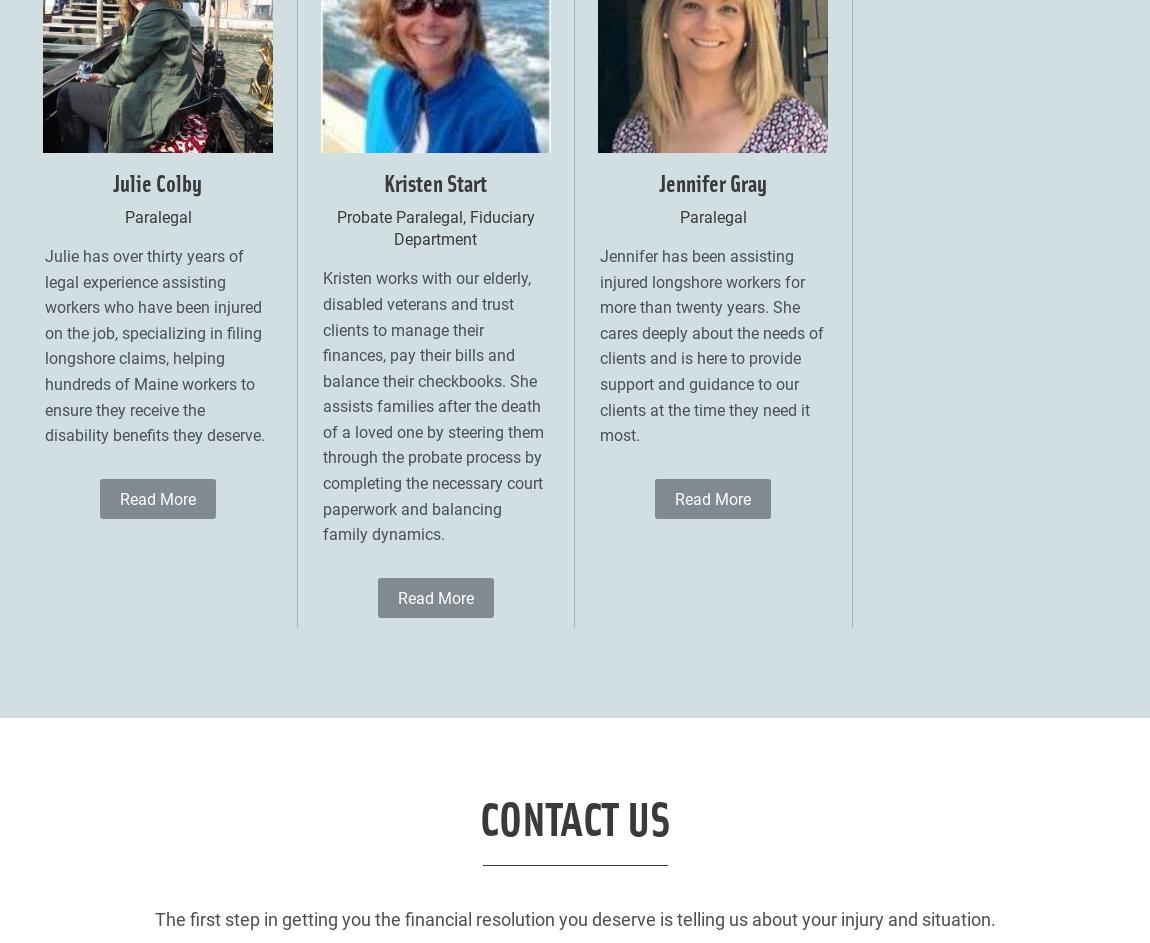 The width and height of the screenshot is (1150, 943). What do you see at coordinates (711, 179) in the screenshot?
I see `'Jennifer Gray'` at bounding box center [711, 179].